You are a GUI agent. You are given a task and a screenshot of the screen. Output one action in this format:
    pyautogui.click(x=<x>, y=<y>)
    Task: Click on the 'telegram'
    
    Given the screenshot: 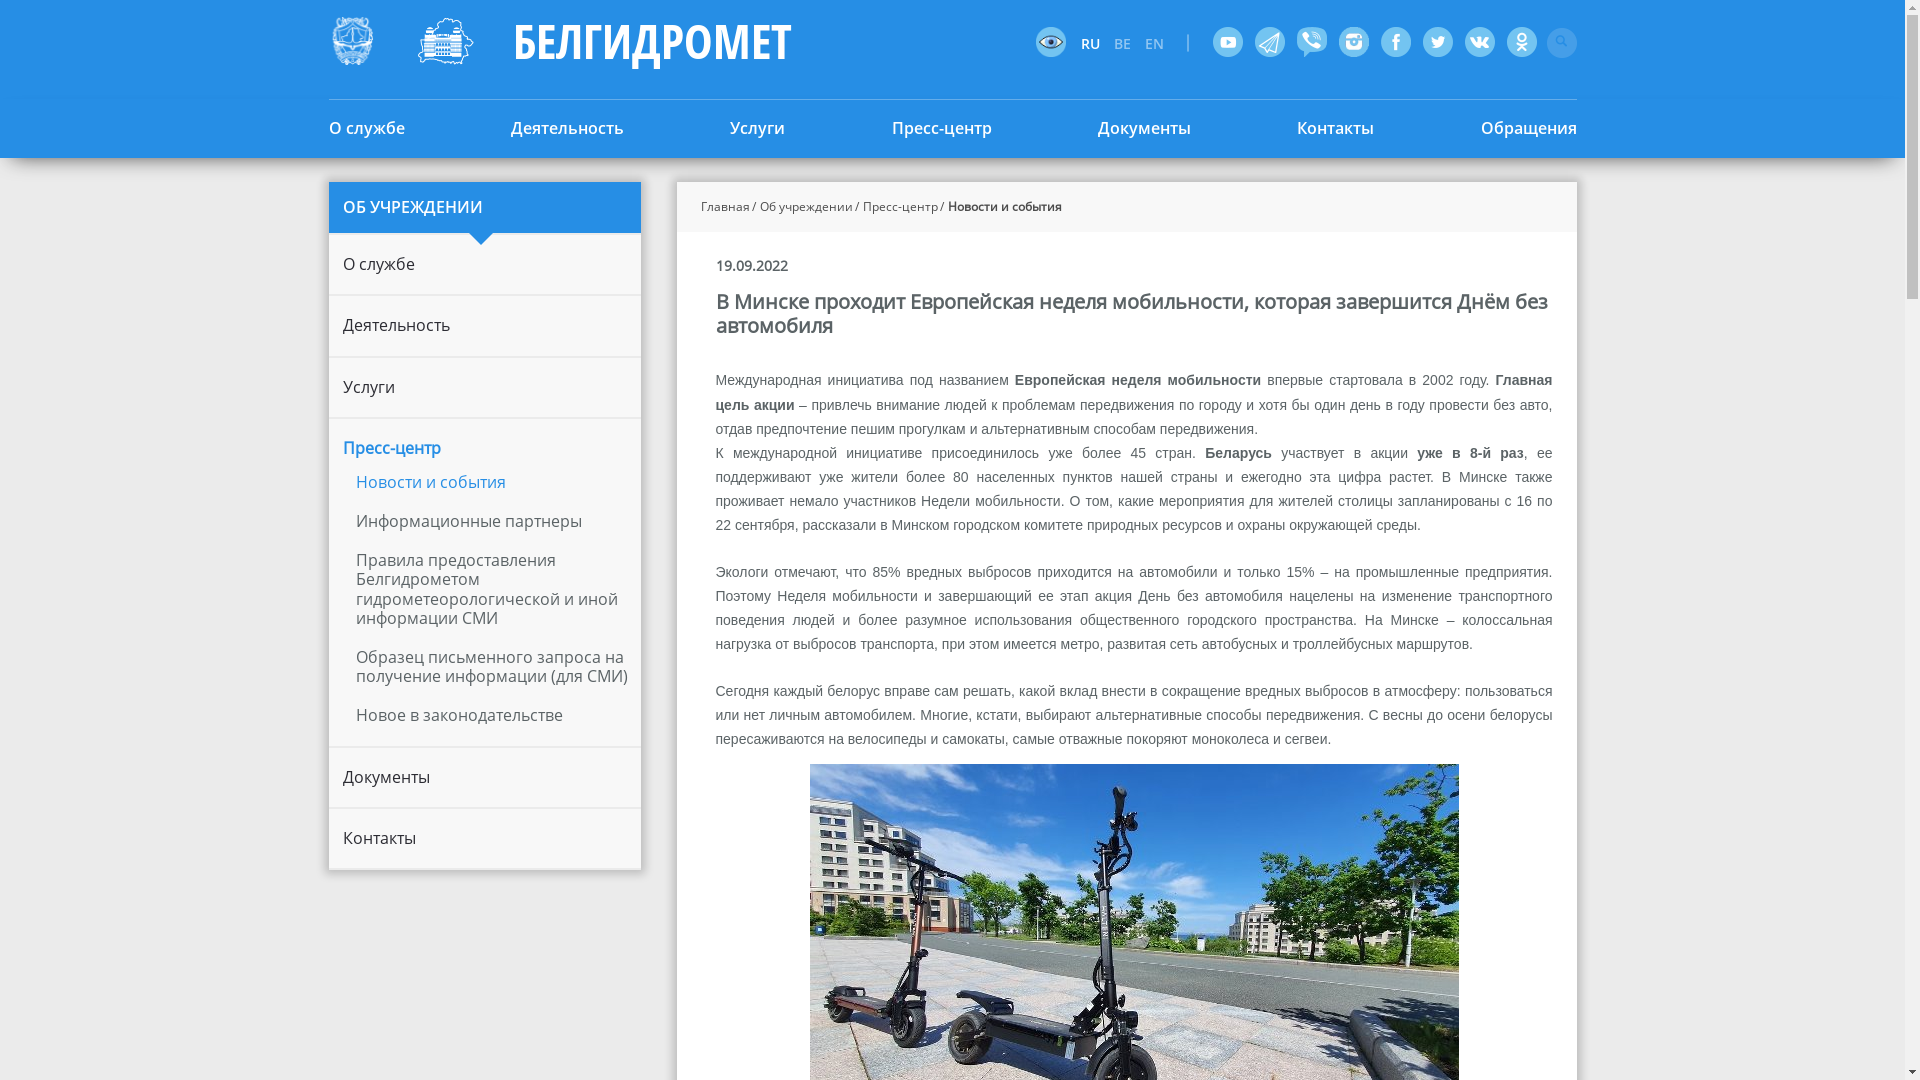 What is the action you would take?
    pyautogui.click(x=1267, y=42)
    